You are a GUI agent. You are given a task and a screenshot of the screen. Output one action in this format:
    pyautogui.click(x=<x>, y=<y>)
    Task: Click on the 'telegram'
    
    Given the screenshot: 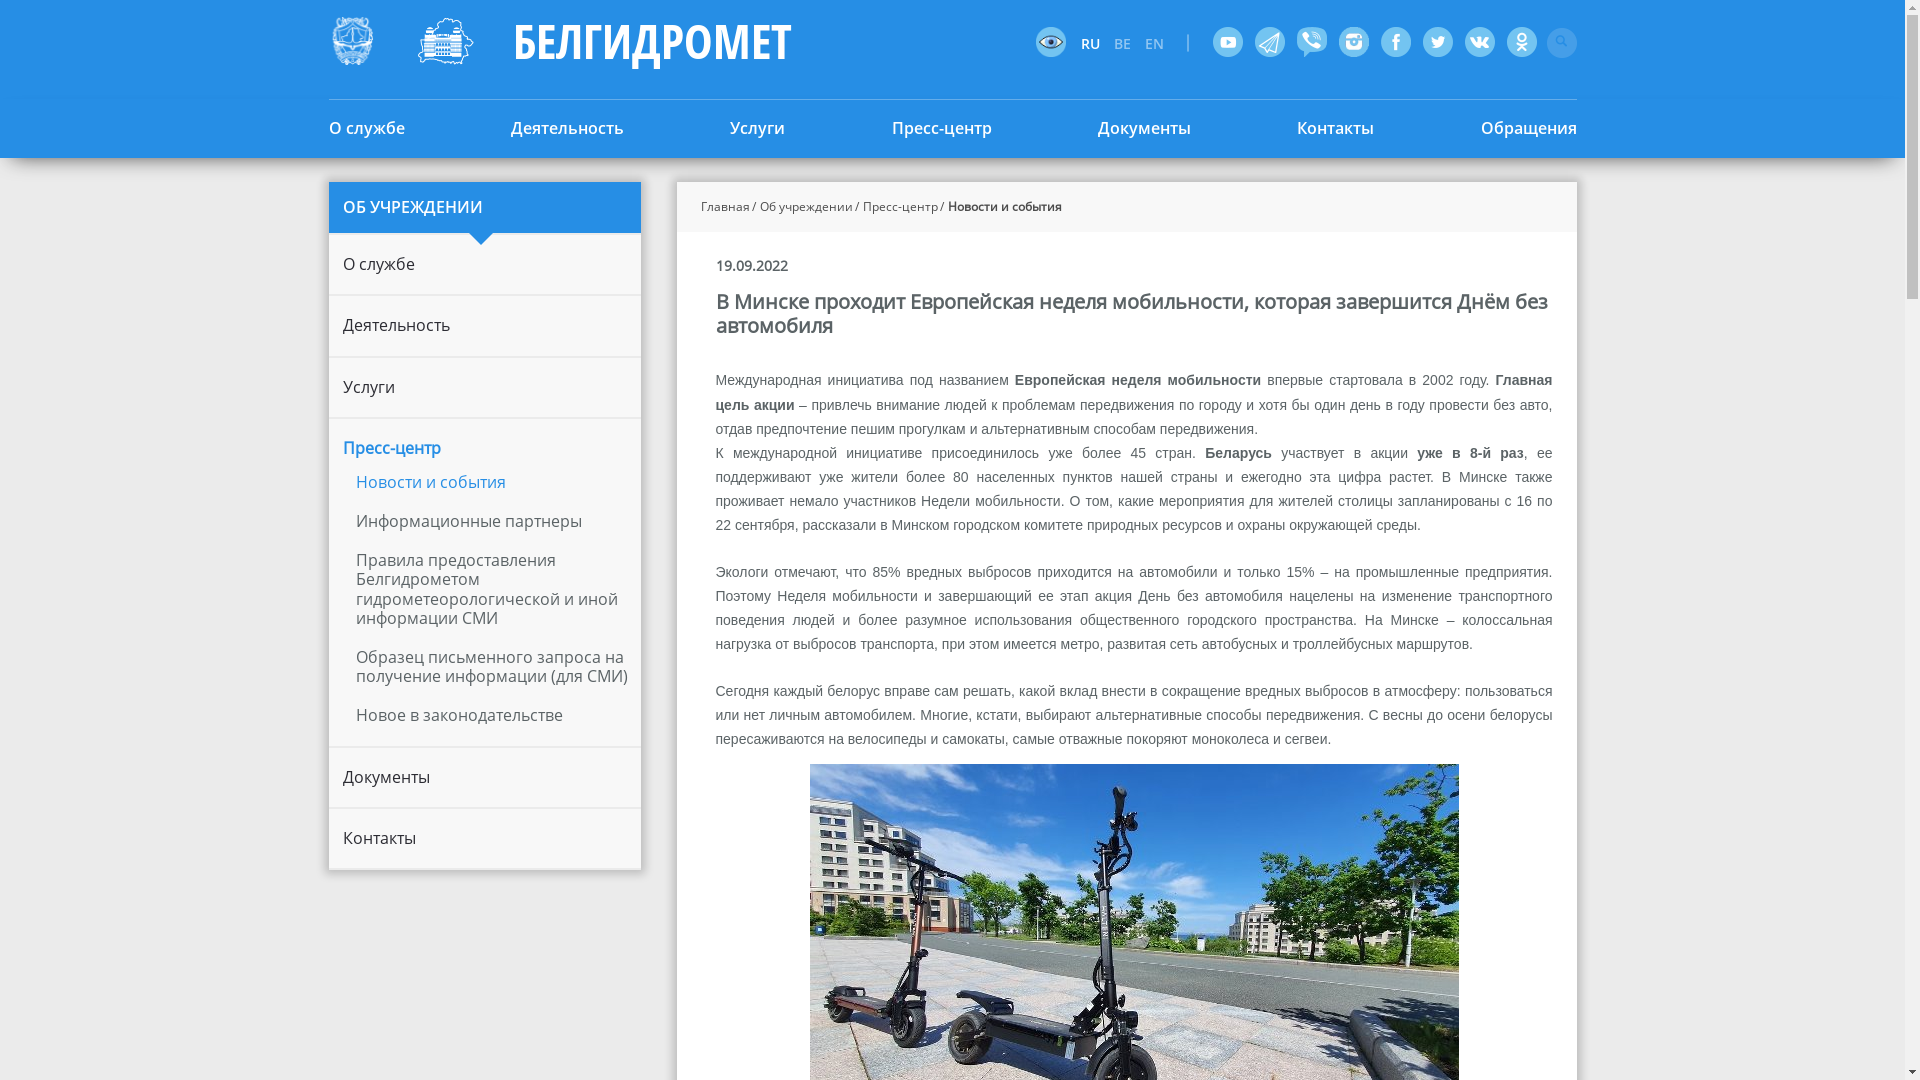 What is the action you would take?
    pyautogui.click(x=1267, y=42)
    